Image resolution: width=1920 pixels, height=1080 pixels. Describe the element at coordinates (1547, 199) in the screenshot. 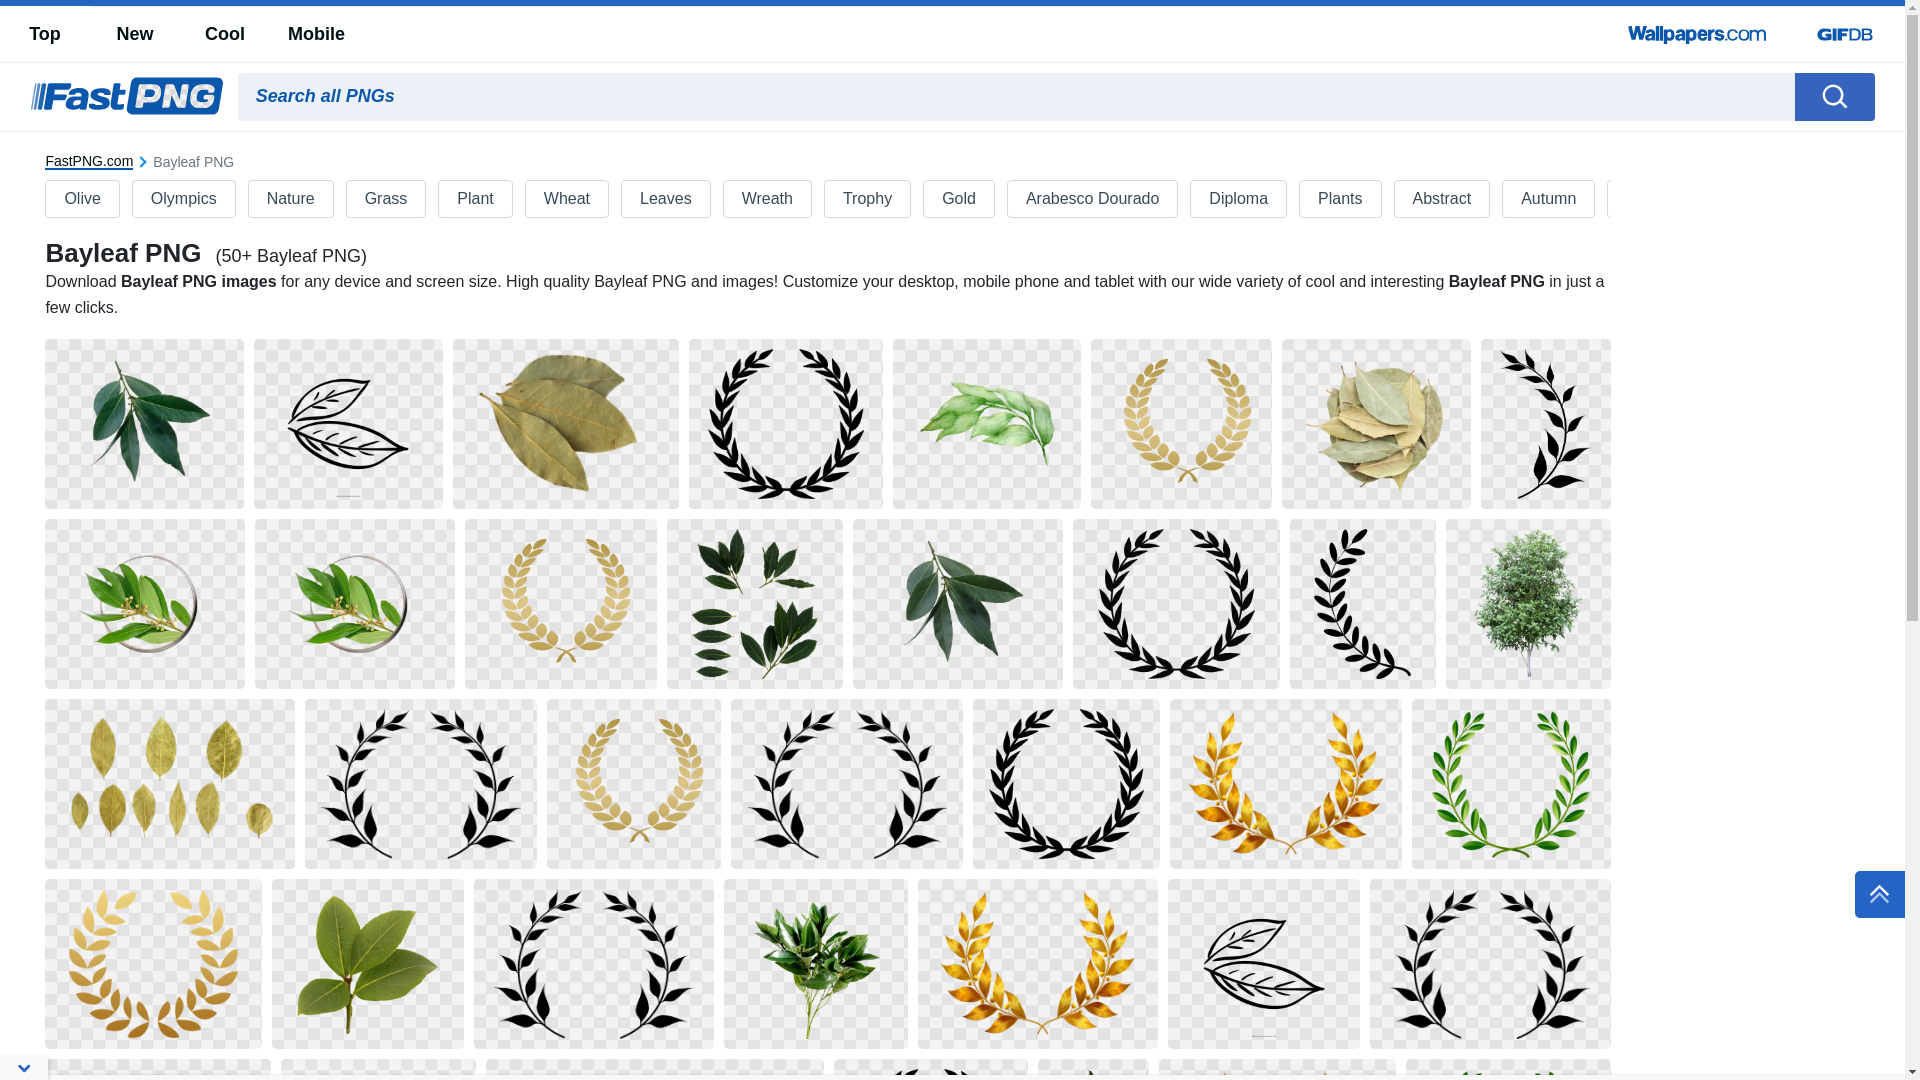

I see `'Autumn'` at that location.